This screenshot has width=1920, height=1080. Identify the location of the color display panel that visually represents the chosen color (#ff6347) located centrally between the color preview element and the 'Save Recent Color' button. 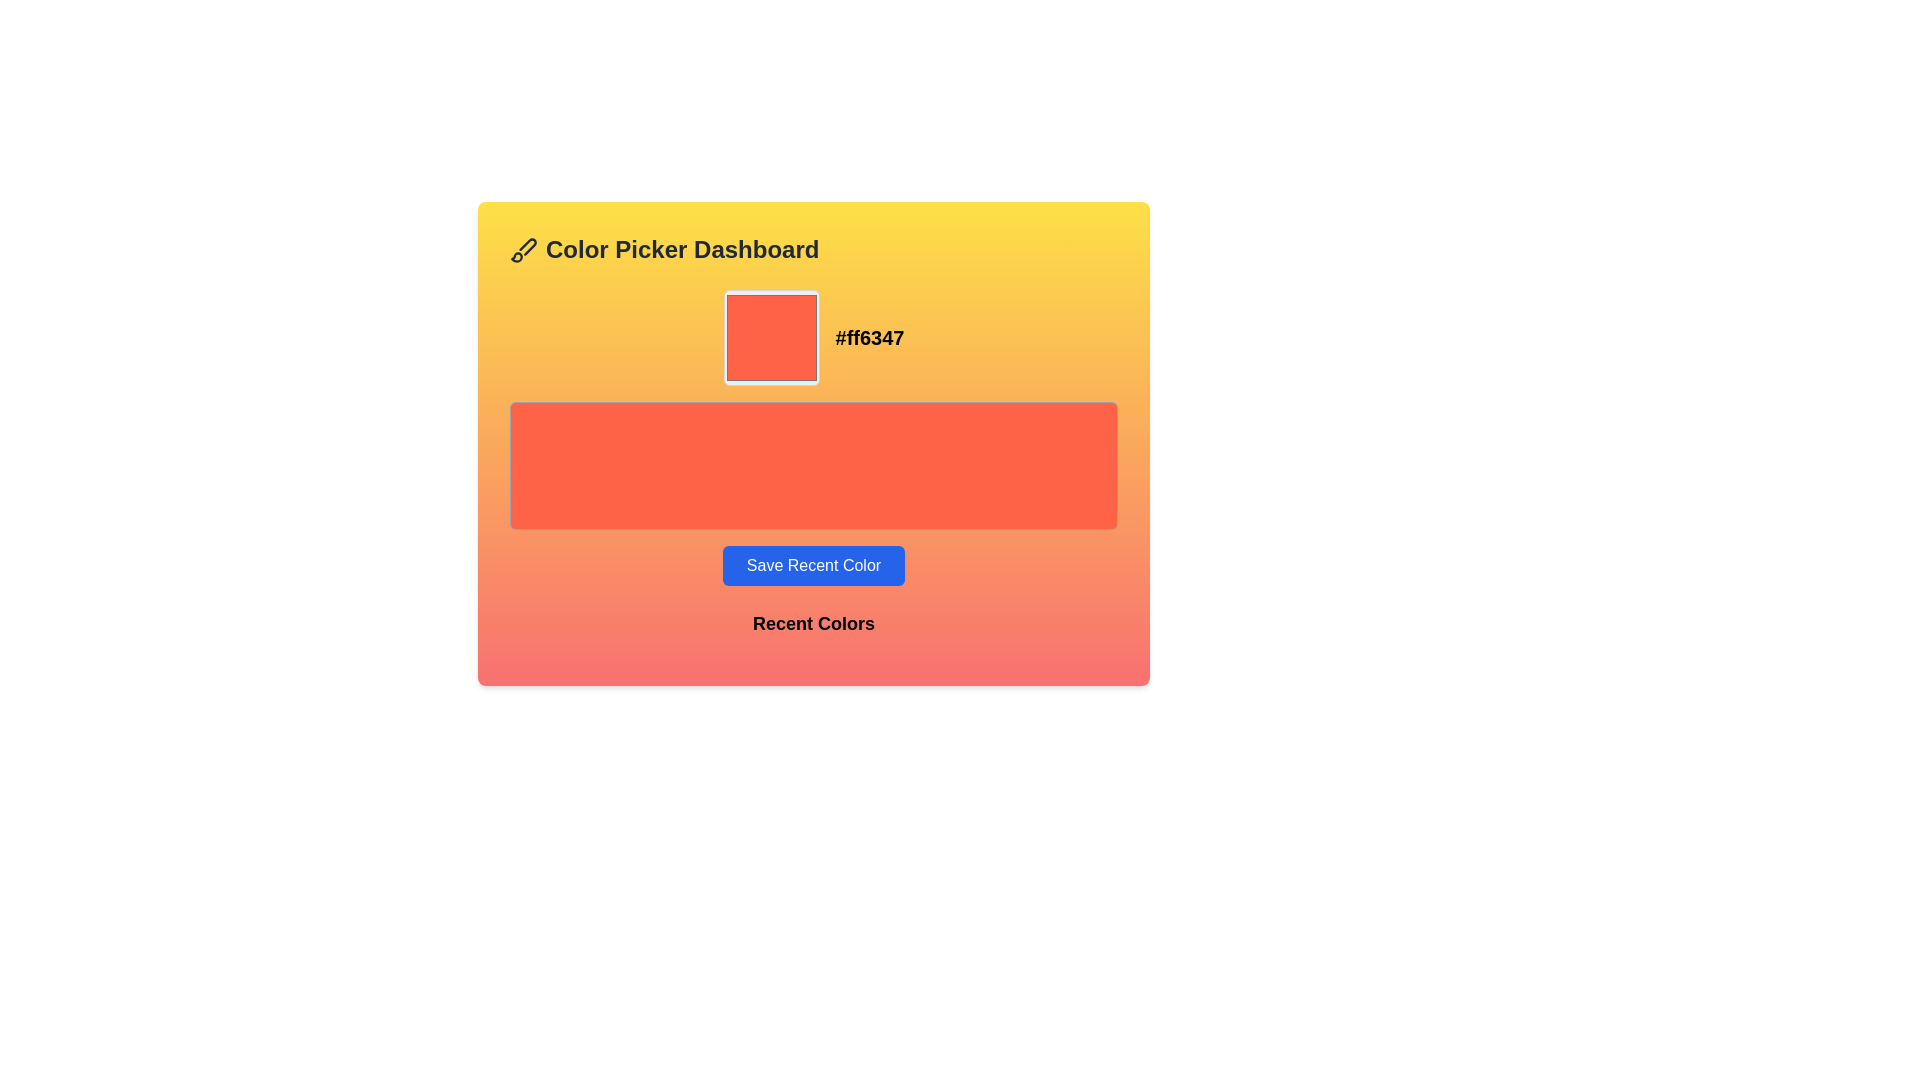
(814, 437).